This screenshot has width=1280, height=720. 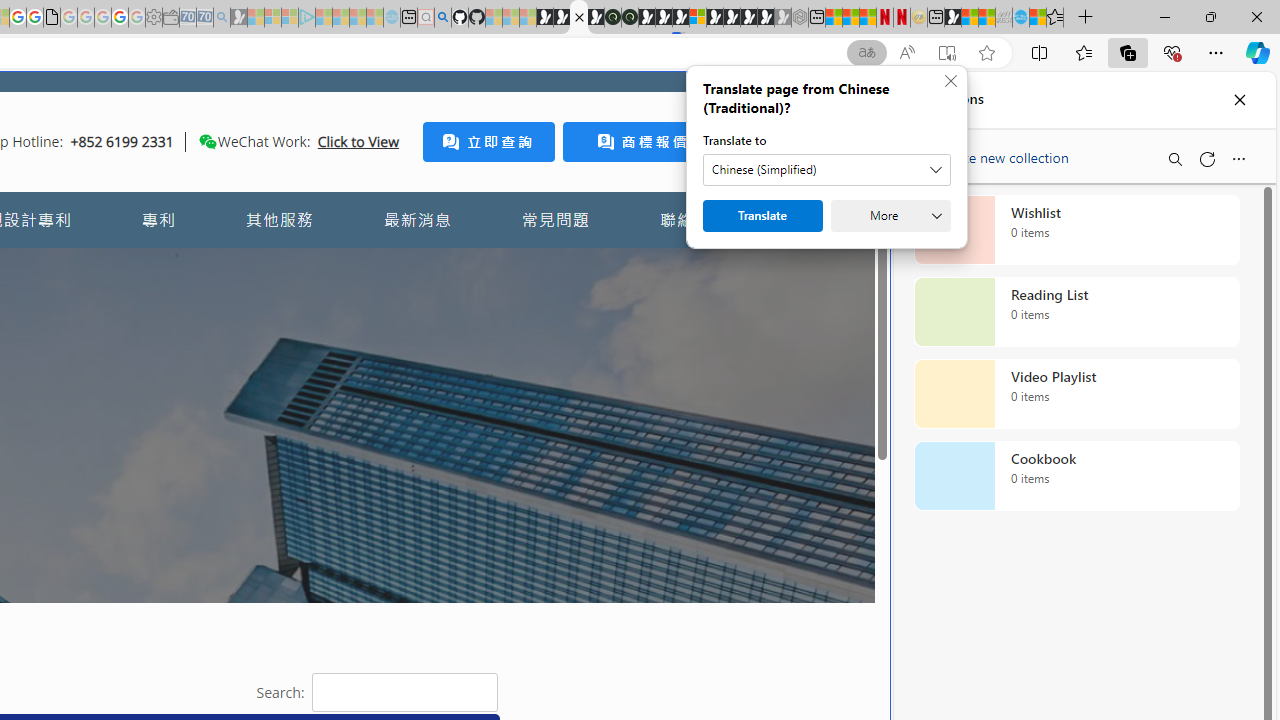 I want to click on 'Bing Real Estate - Home sales and rental listings - Sleeping', so click(x=222, y=17).